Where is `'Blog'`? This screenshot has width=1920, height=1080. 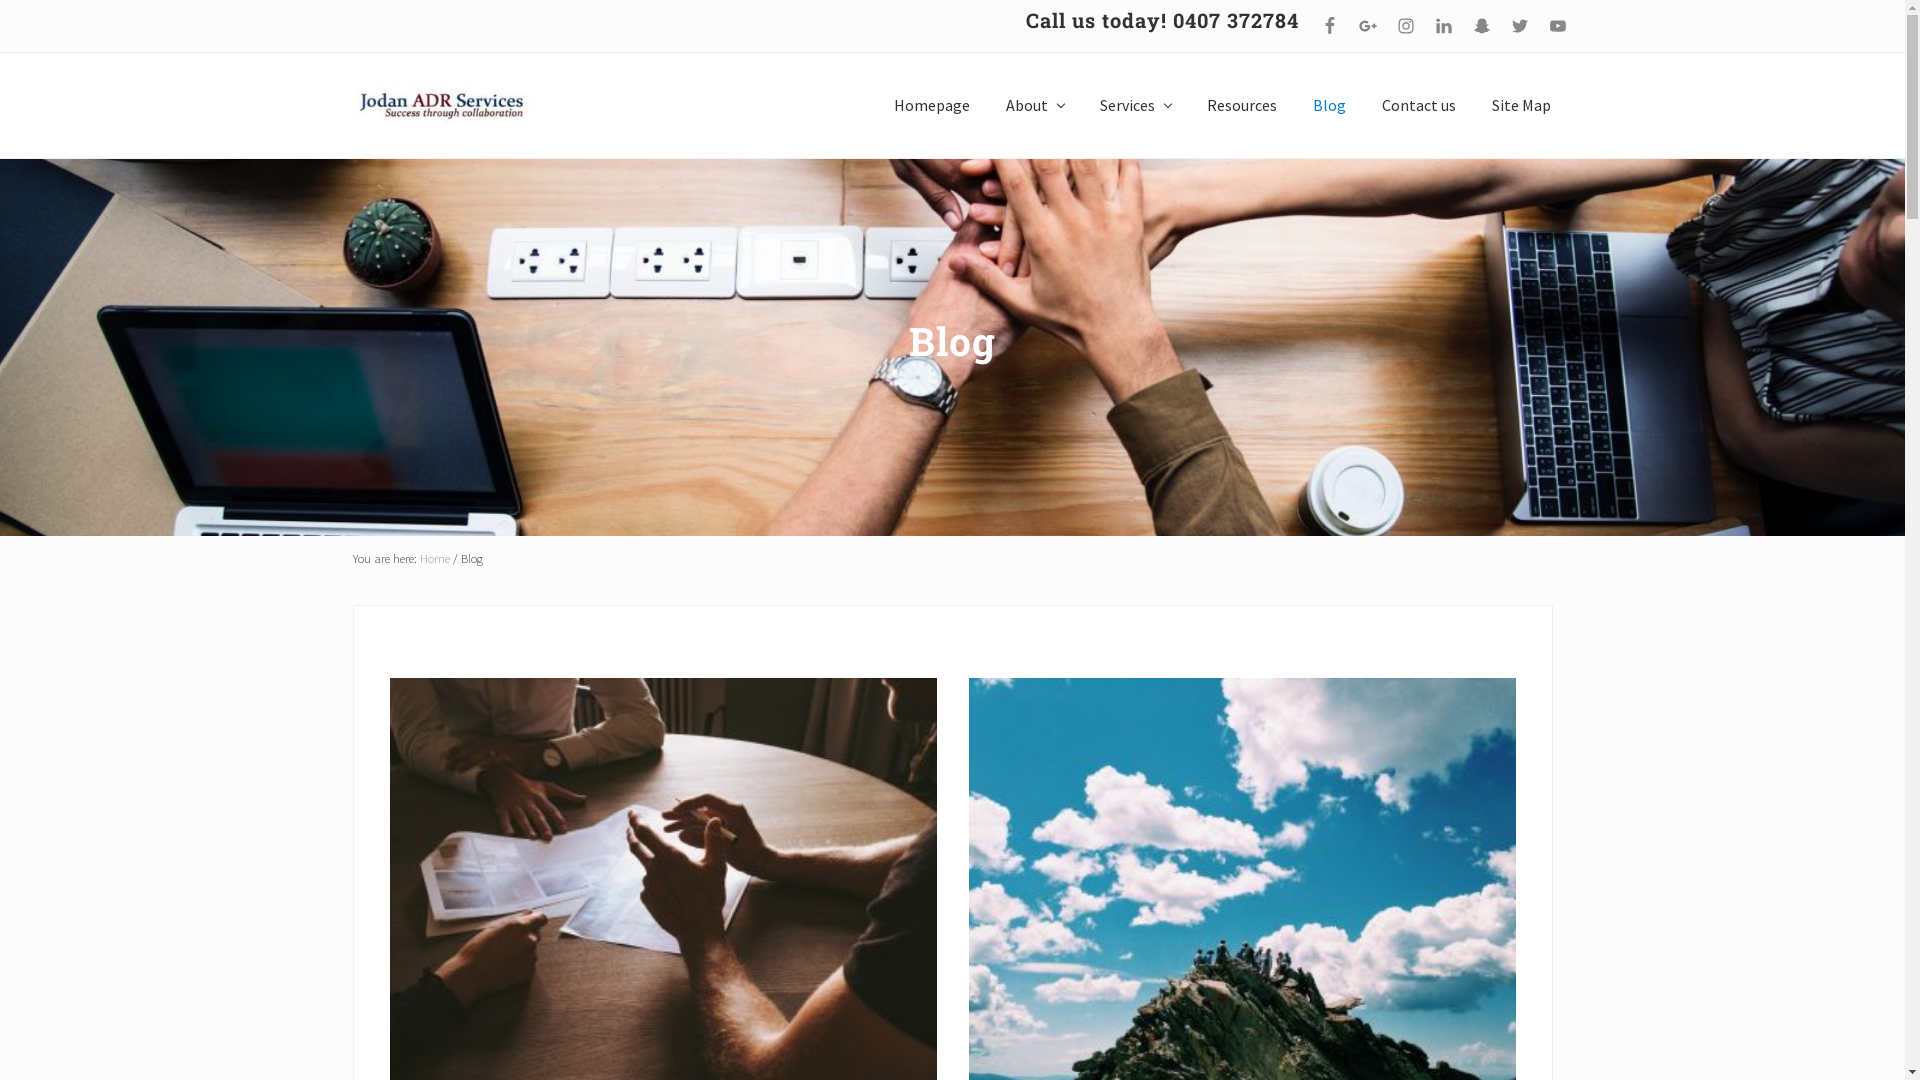
'Blog' is located at coordinates (1296, 104).